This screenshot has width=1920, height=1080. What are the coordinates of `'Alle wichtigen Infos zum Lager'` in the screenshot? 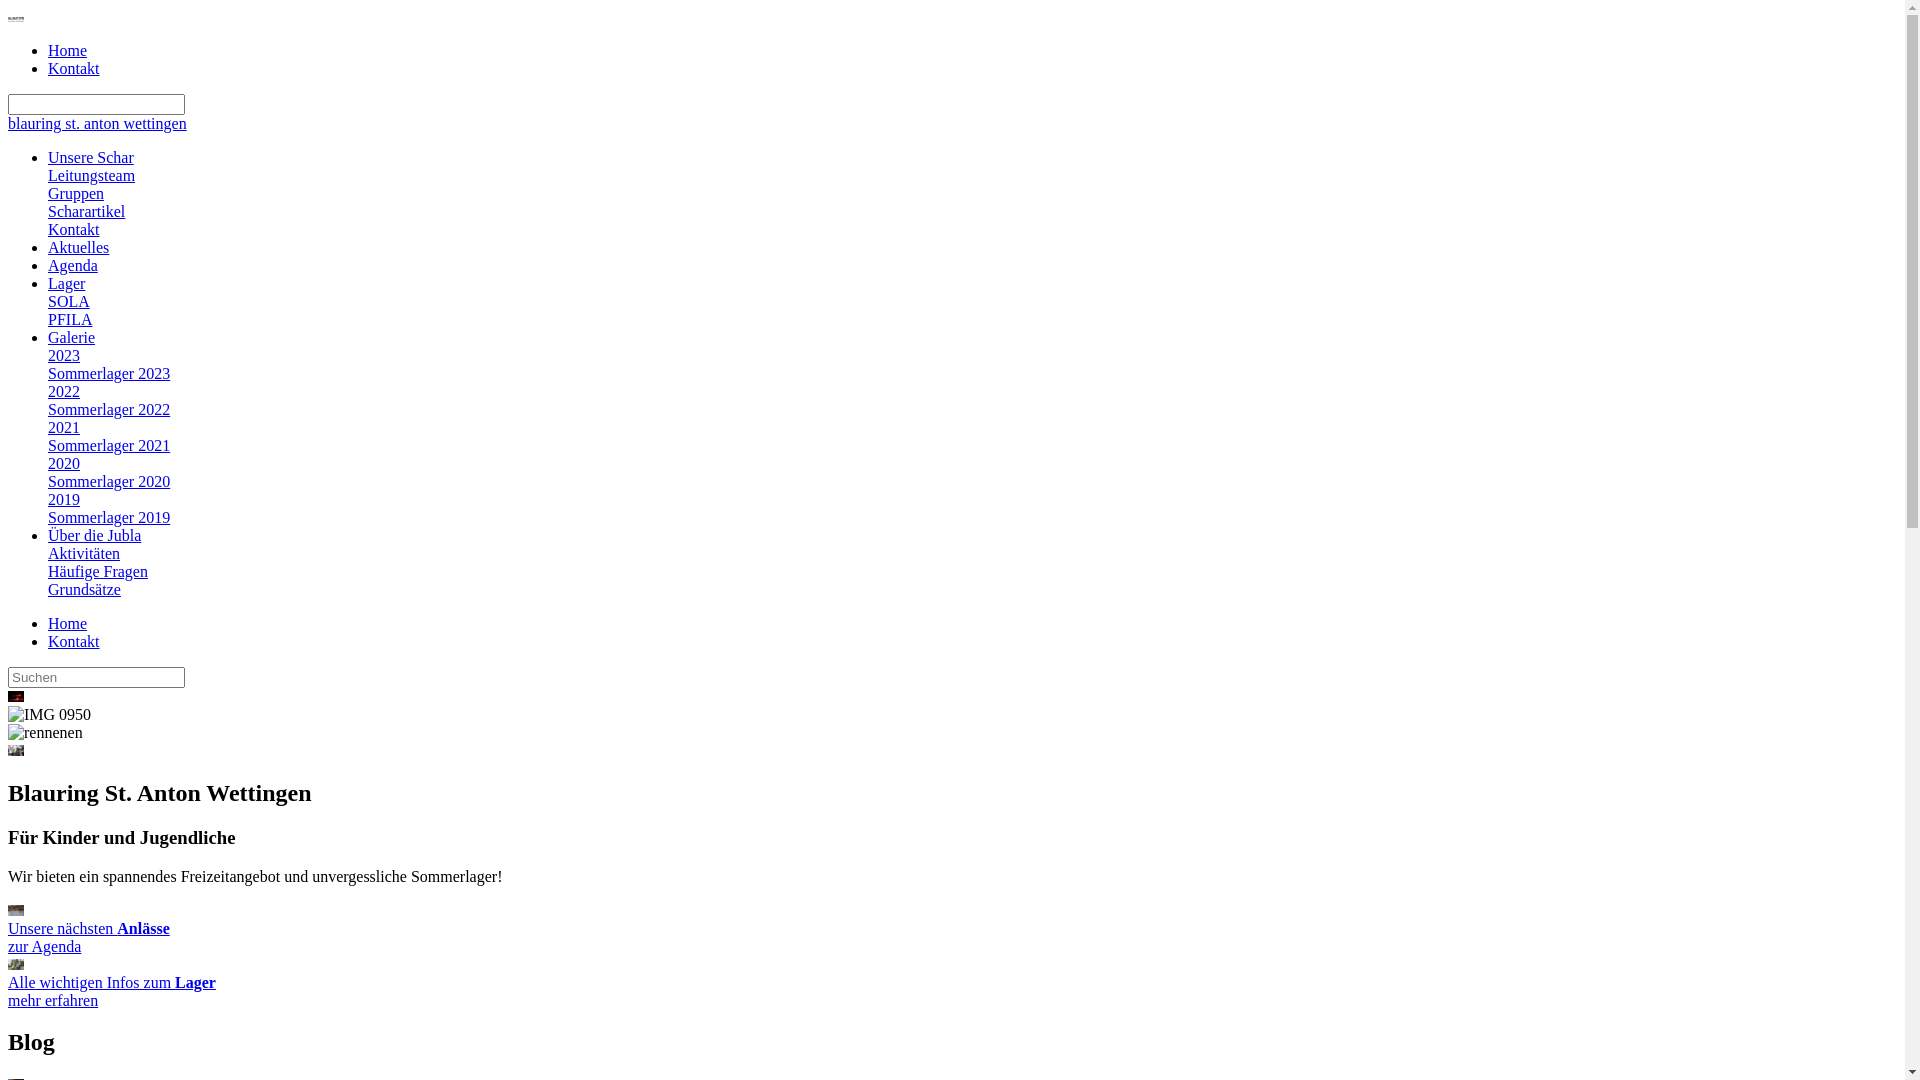 It's located at (110, 981).